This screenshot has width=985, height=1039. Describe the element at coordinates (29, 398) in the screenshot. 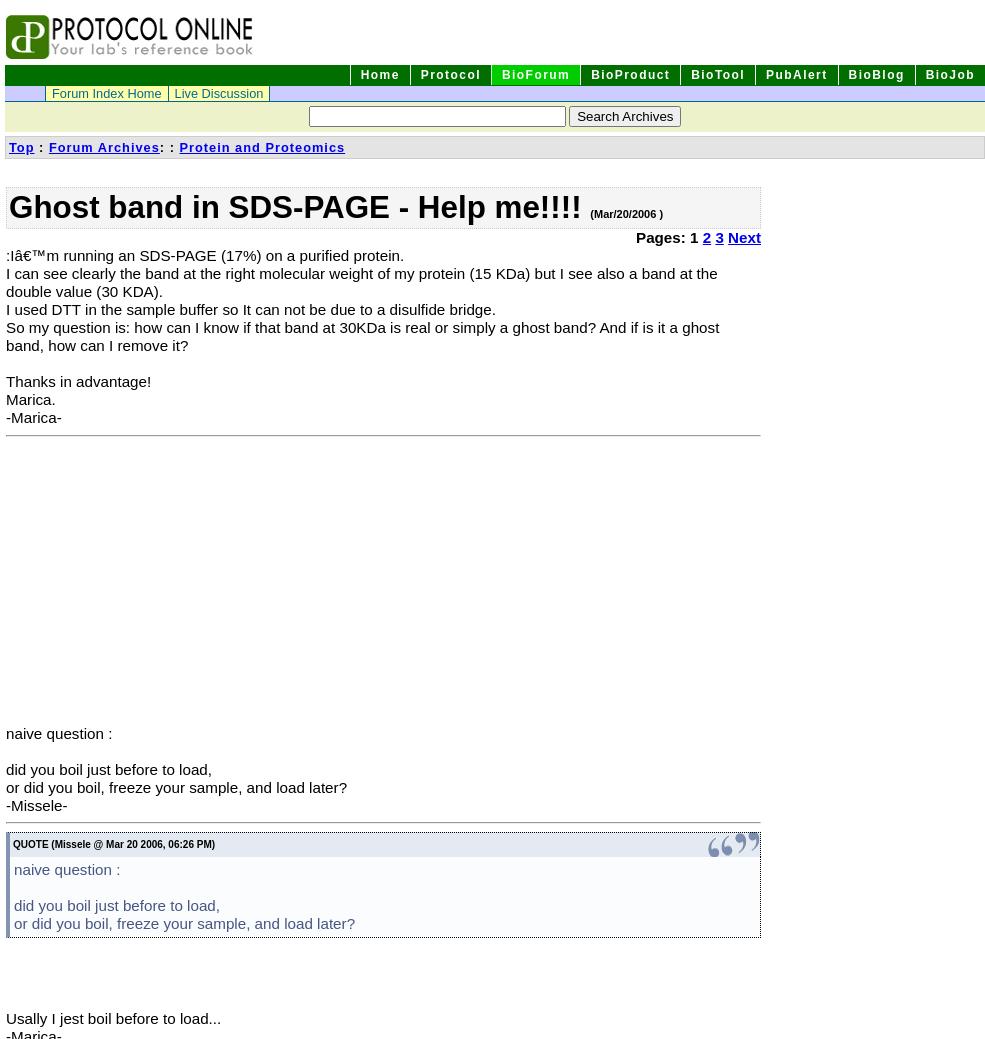

I see `'Marica.'` at that location.